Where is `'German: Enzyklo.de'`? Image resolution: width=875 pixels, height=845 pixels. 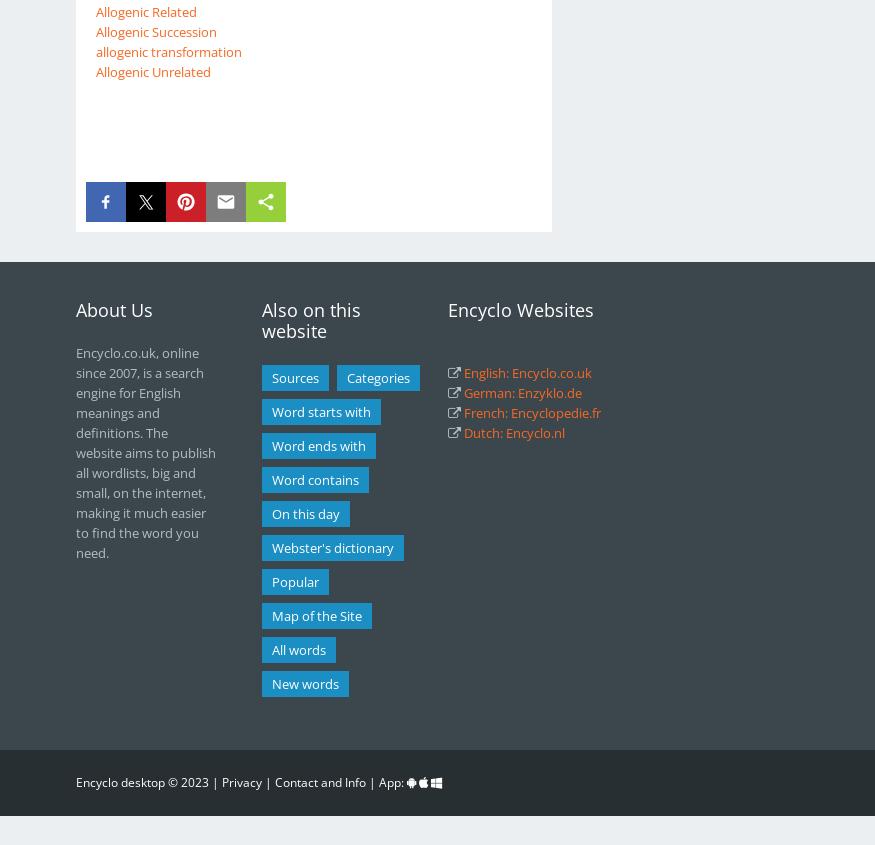
'German: Enzyklo.de' is located at coordinates (521, 392).